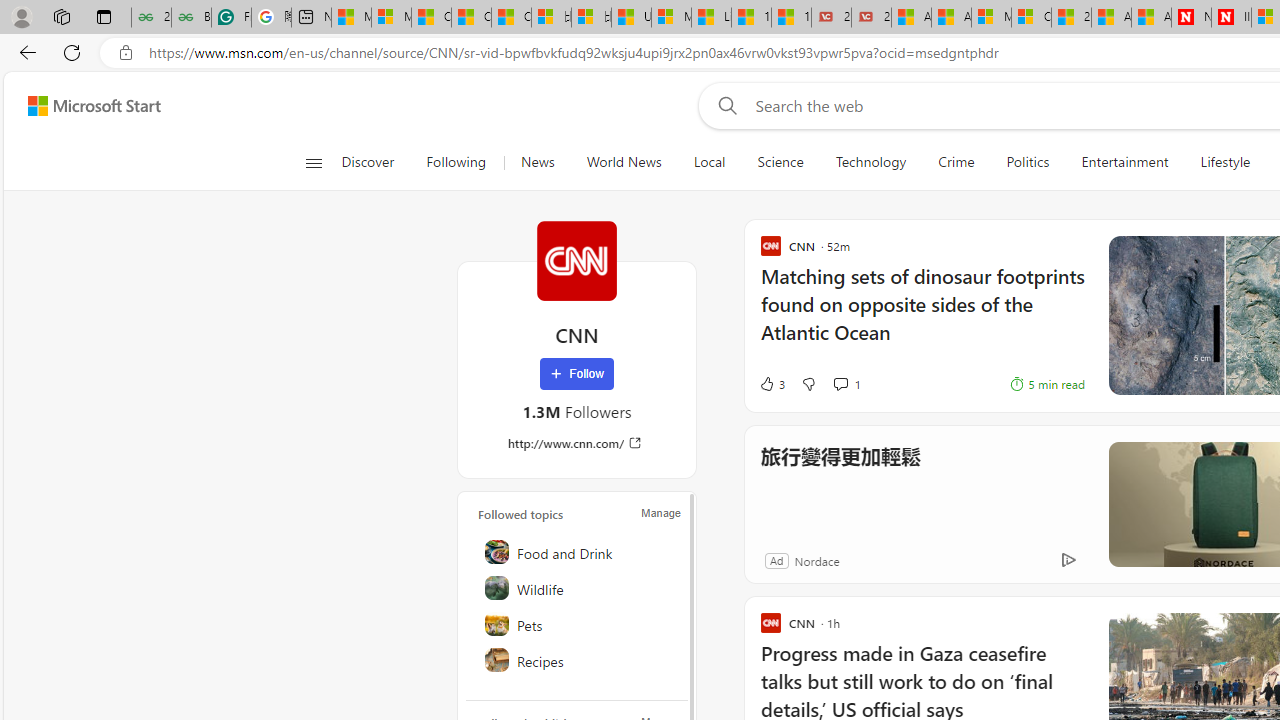  Describe the element at coordinates (790, 17) in the screenshot. I see `'15 Ways Modern Life Contradicts the Teachings of Jesus'` at that location.